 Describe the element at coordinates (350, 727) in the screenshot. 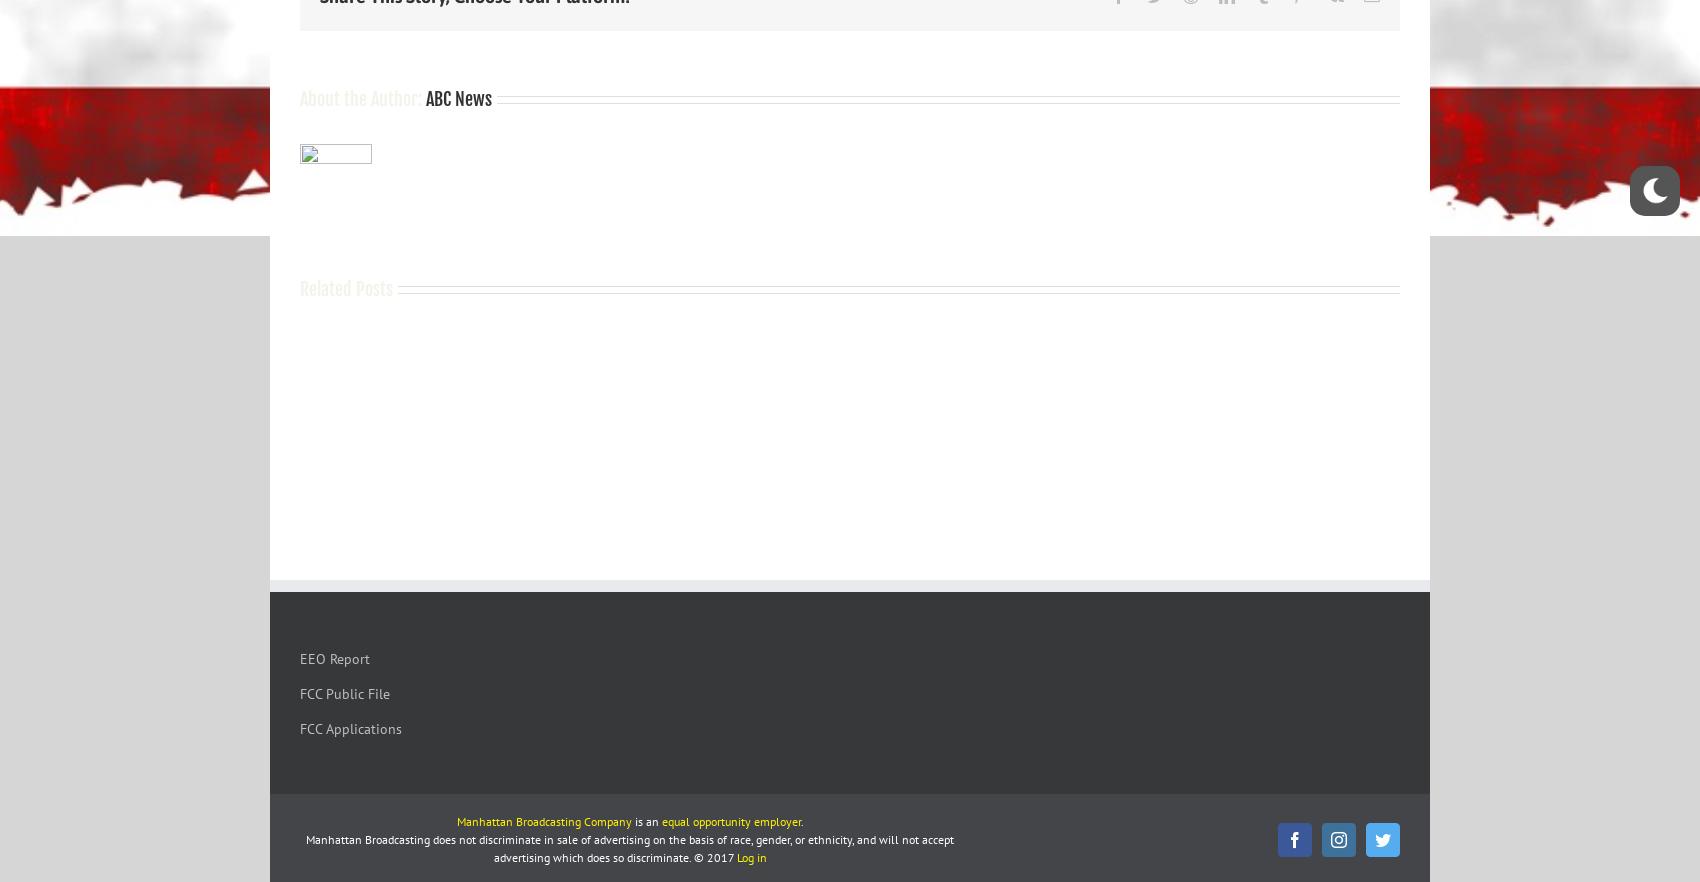

I see `'FCC Applications'` at that location.